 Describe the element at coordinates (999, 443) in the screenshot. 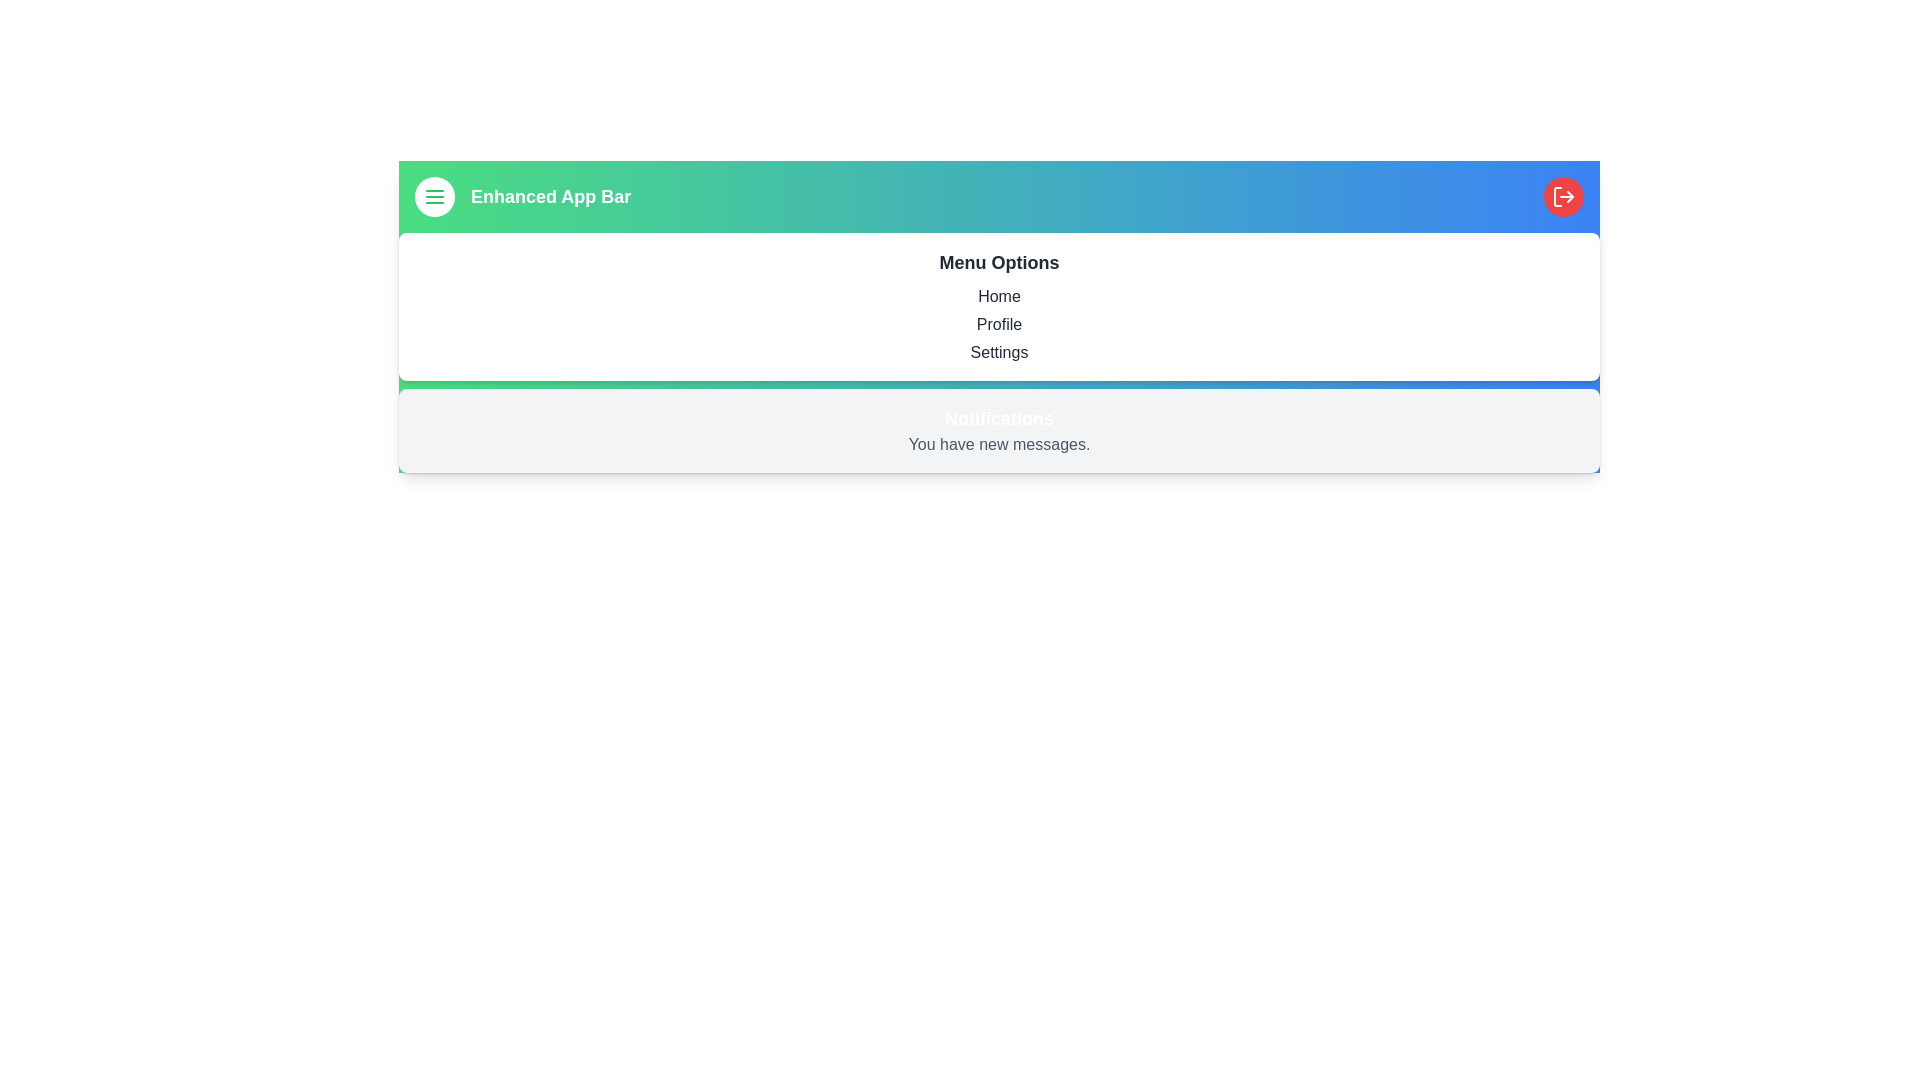

I see `the 'You have new messages.' text in the notifications section` at that location.